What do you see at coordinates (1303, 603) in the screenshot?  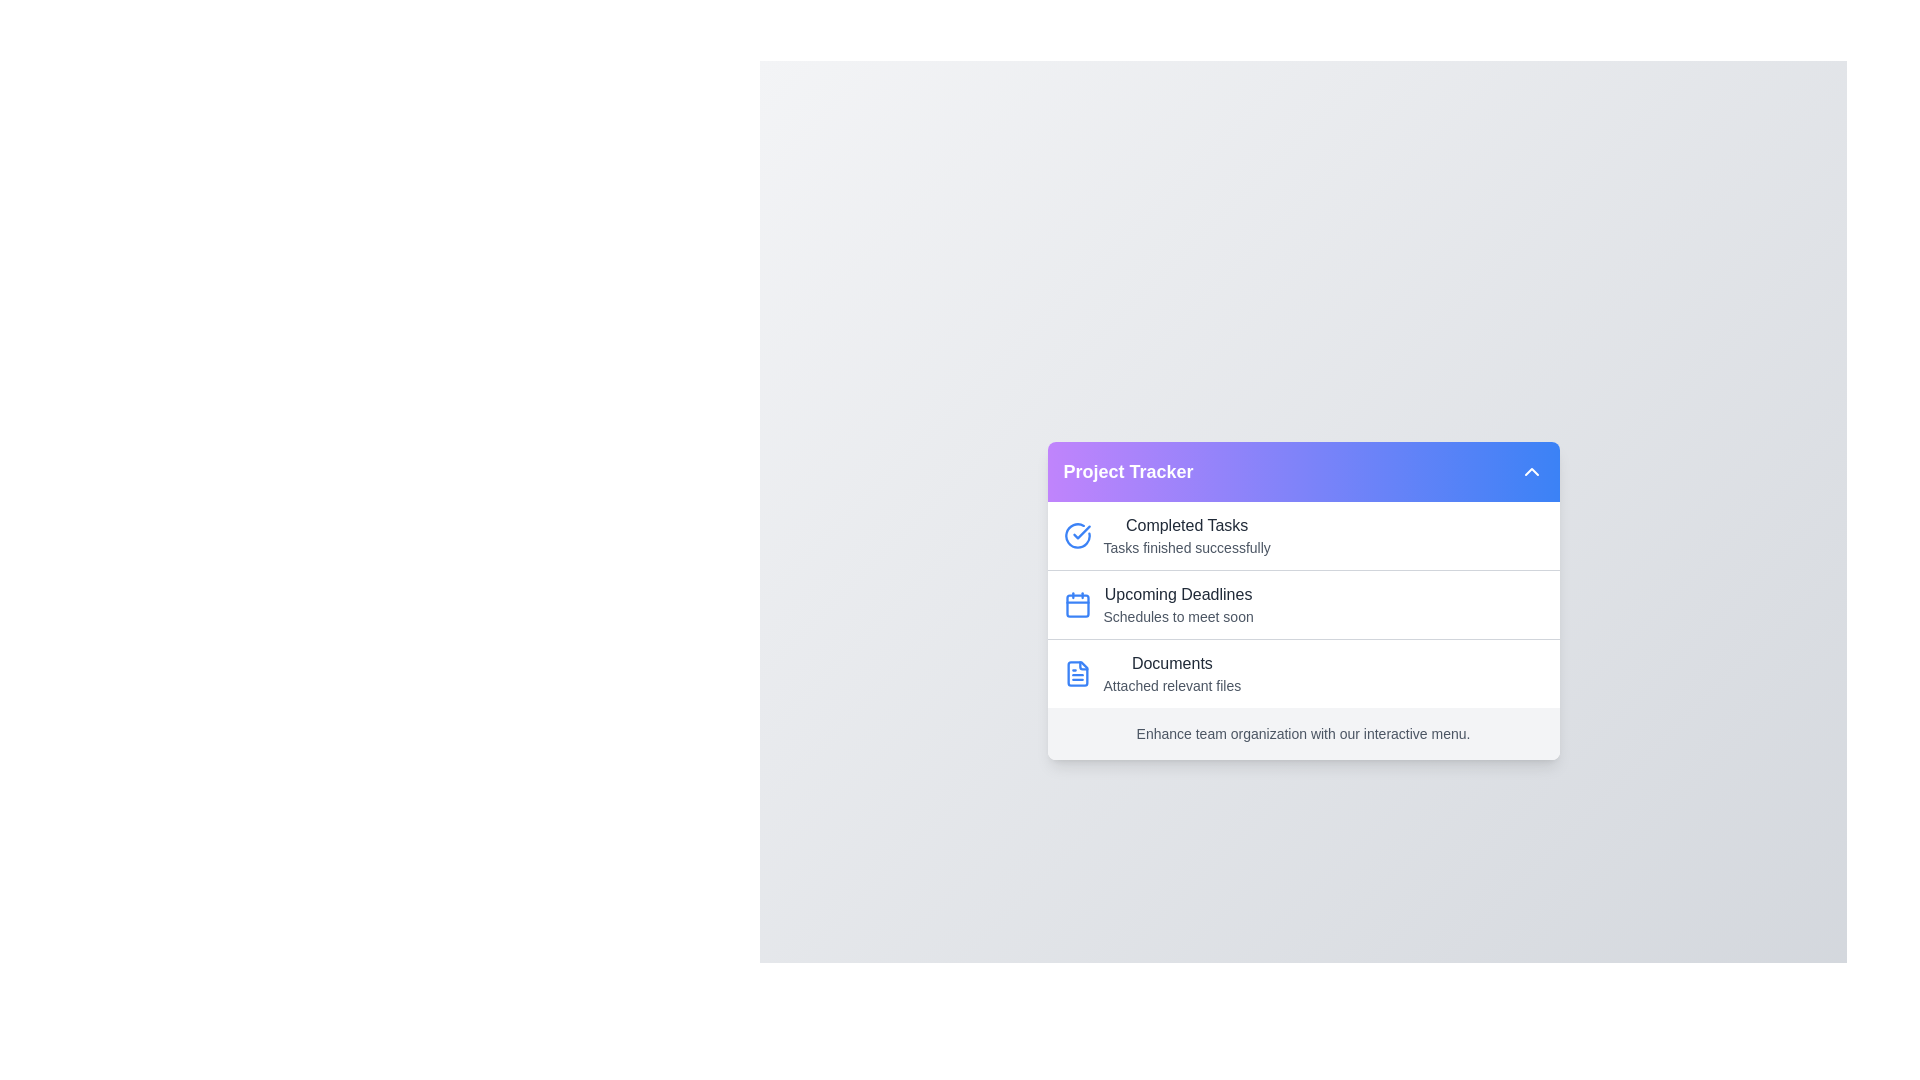 I see `the list item corresponding to Upcoming Deadlines` at bounding box center [1303, 603].